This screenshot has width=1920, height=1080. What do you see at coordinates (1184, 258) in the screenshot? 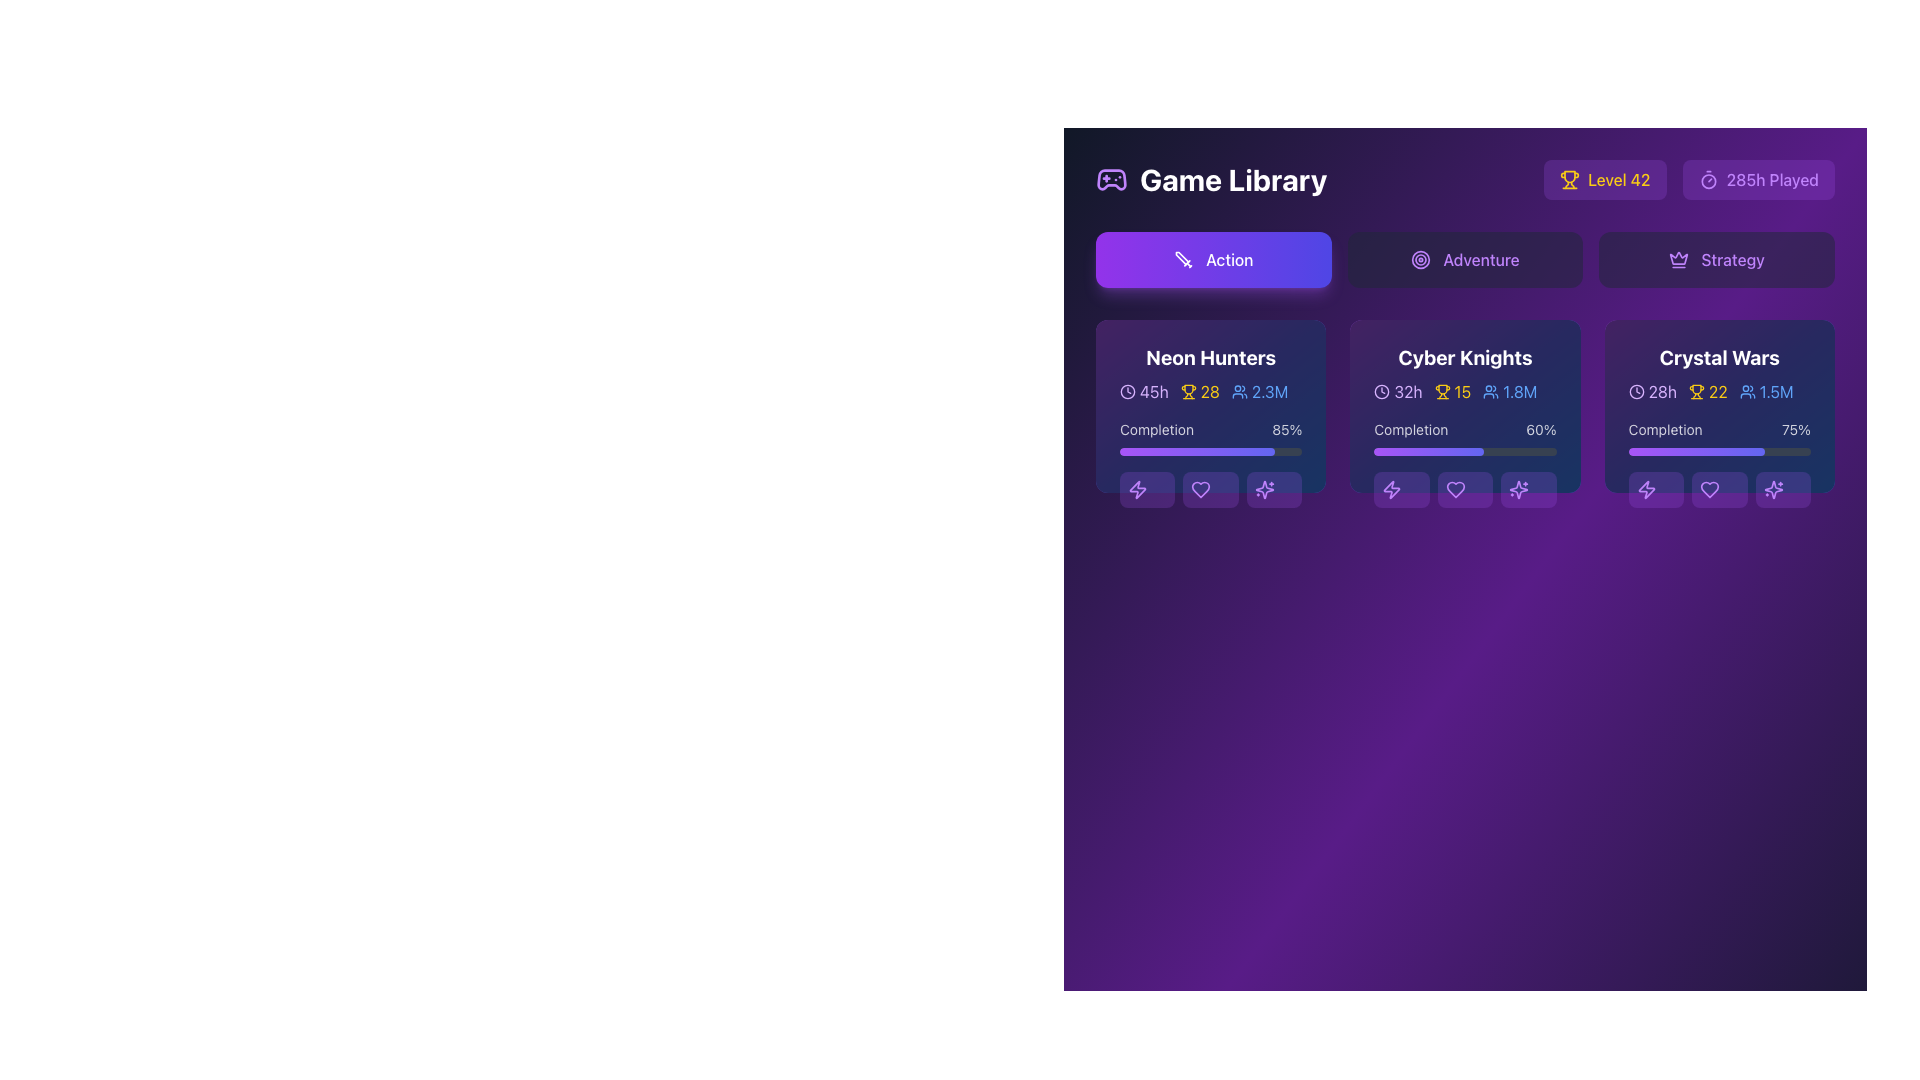
I see `the white sword icon located on the left side of the gradient purple rectangular button labeled 'Action'` at bounding box center [1184, 258].